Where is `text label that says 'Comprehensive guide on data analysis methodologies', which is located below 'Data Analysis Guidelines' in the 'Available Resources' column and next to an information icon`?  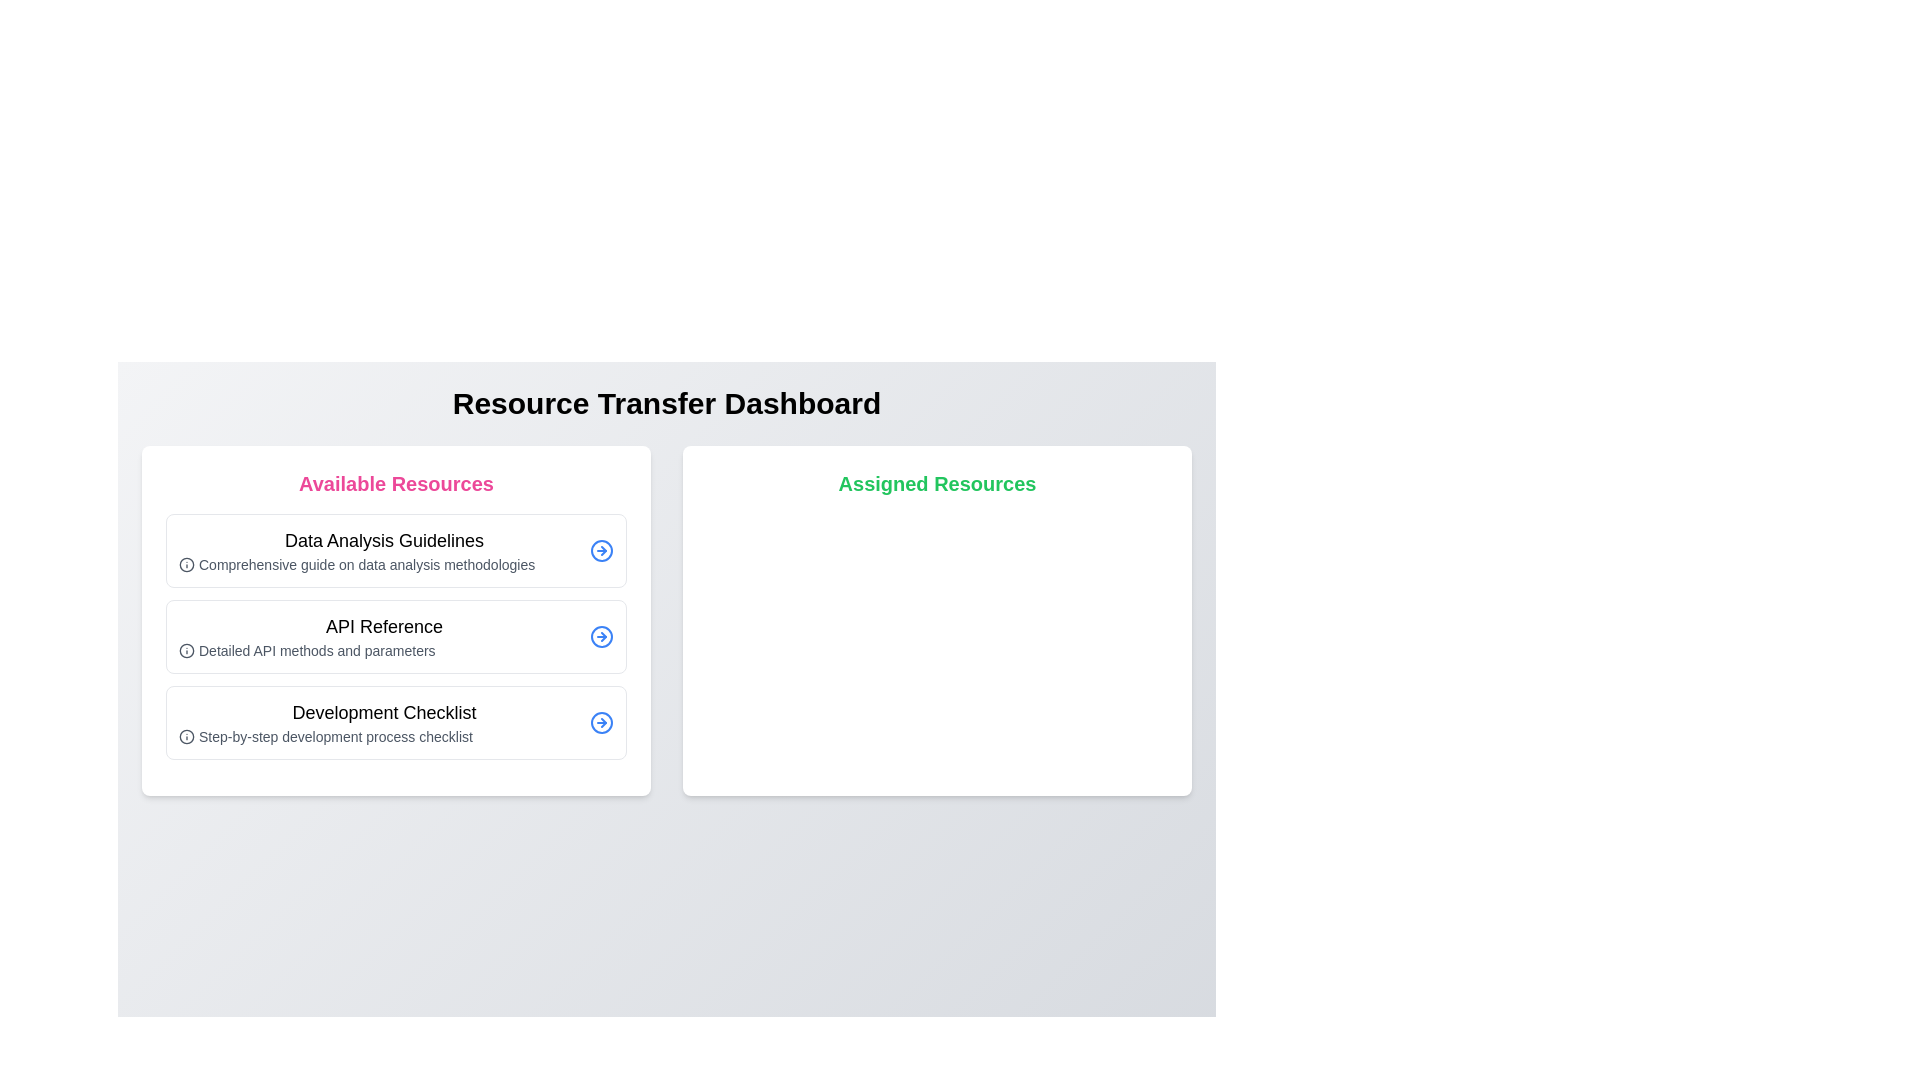 text label that says 'Comprehensive guide on data analysis methodologies', which is located below 'Data Analysis Guidelines' in the 'Available Resources' column and next to an information icon is located at coordinates (384, 564).